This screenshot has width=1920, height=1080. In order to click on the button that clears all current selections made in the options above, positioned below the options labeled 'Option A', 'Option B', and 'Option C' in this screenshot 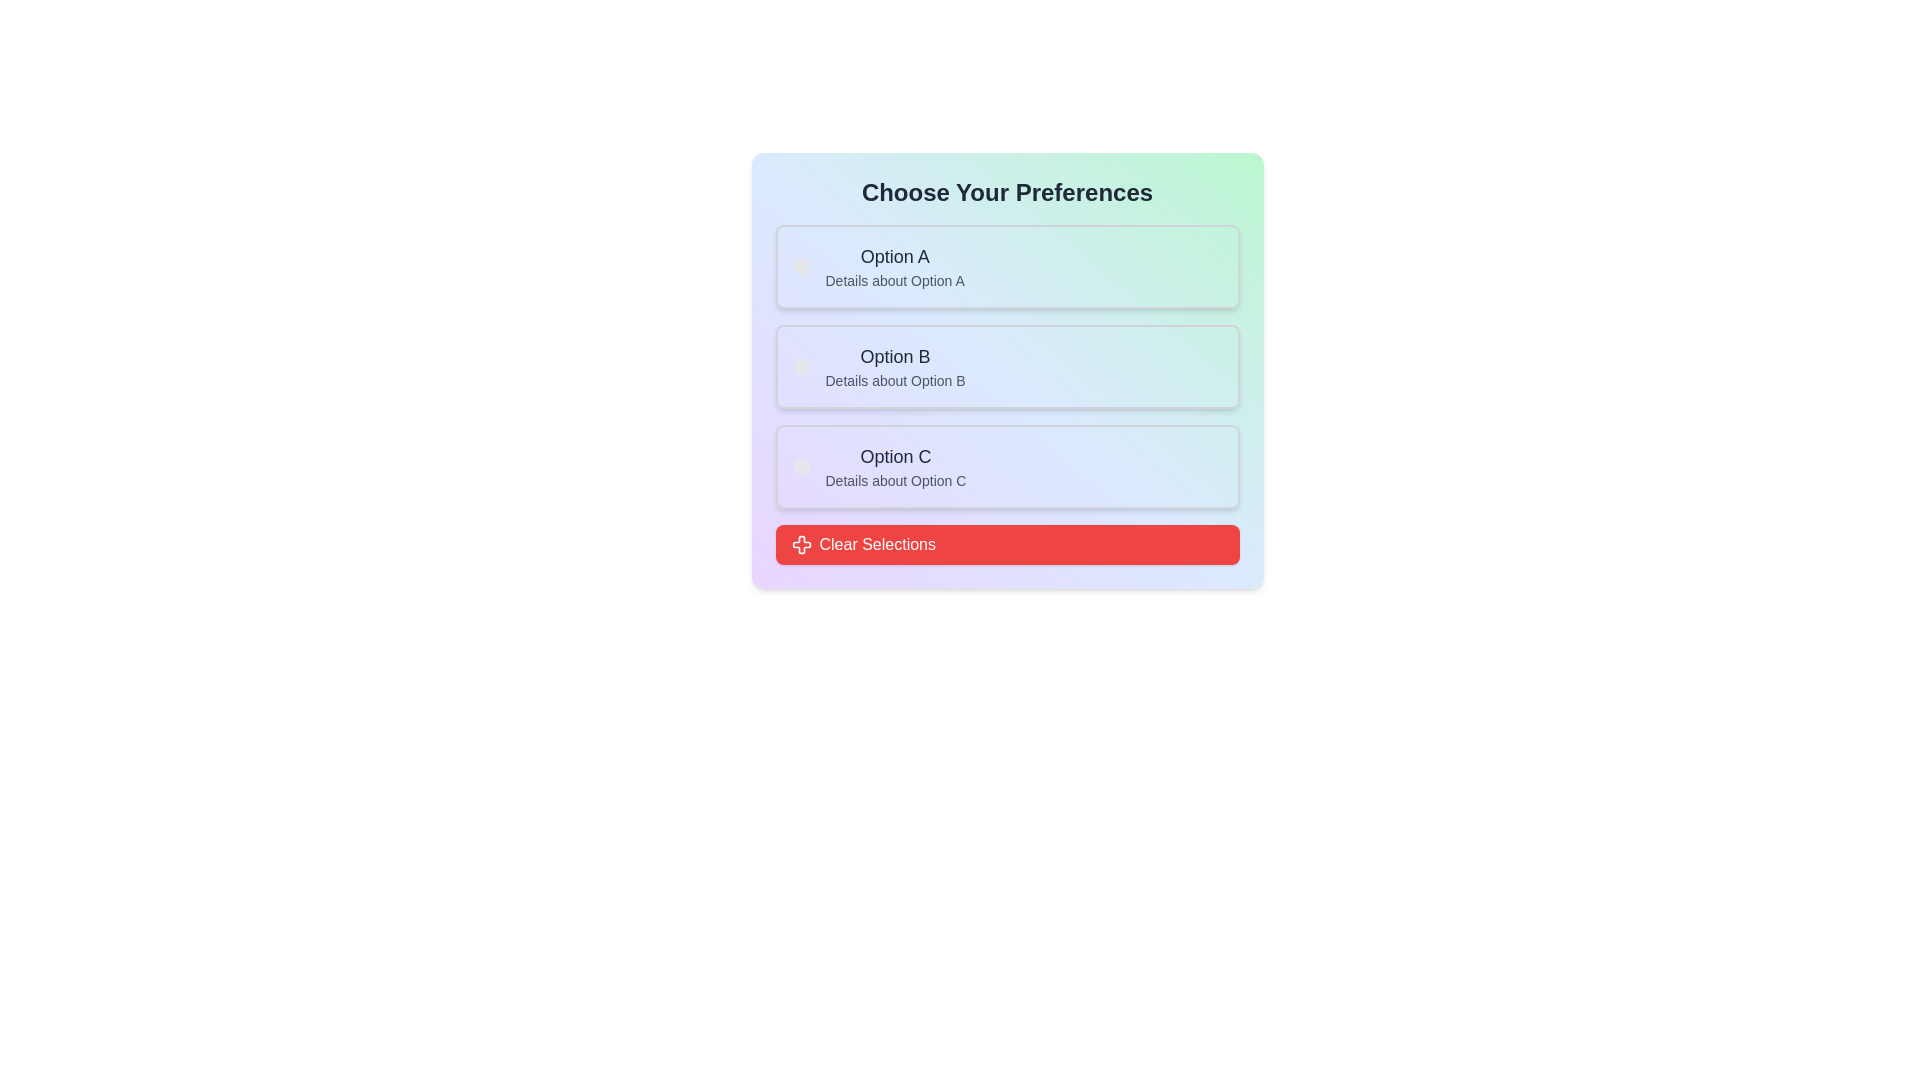, I will do `click(1007, 544)`.